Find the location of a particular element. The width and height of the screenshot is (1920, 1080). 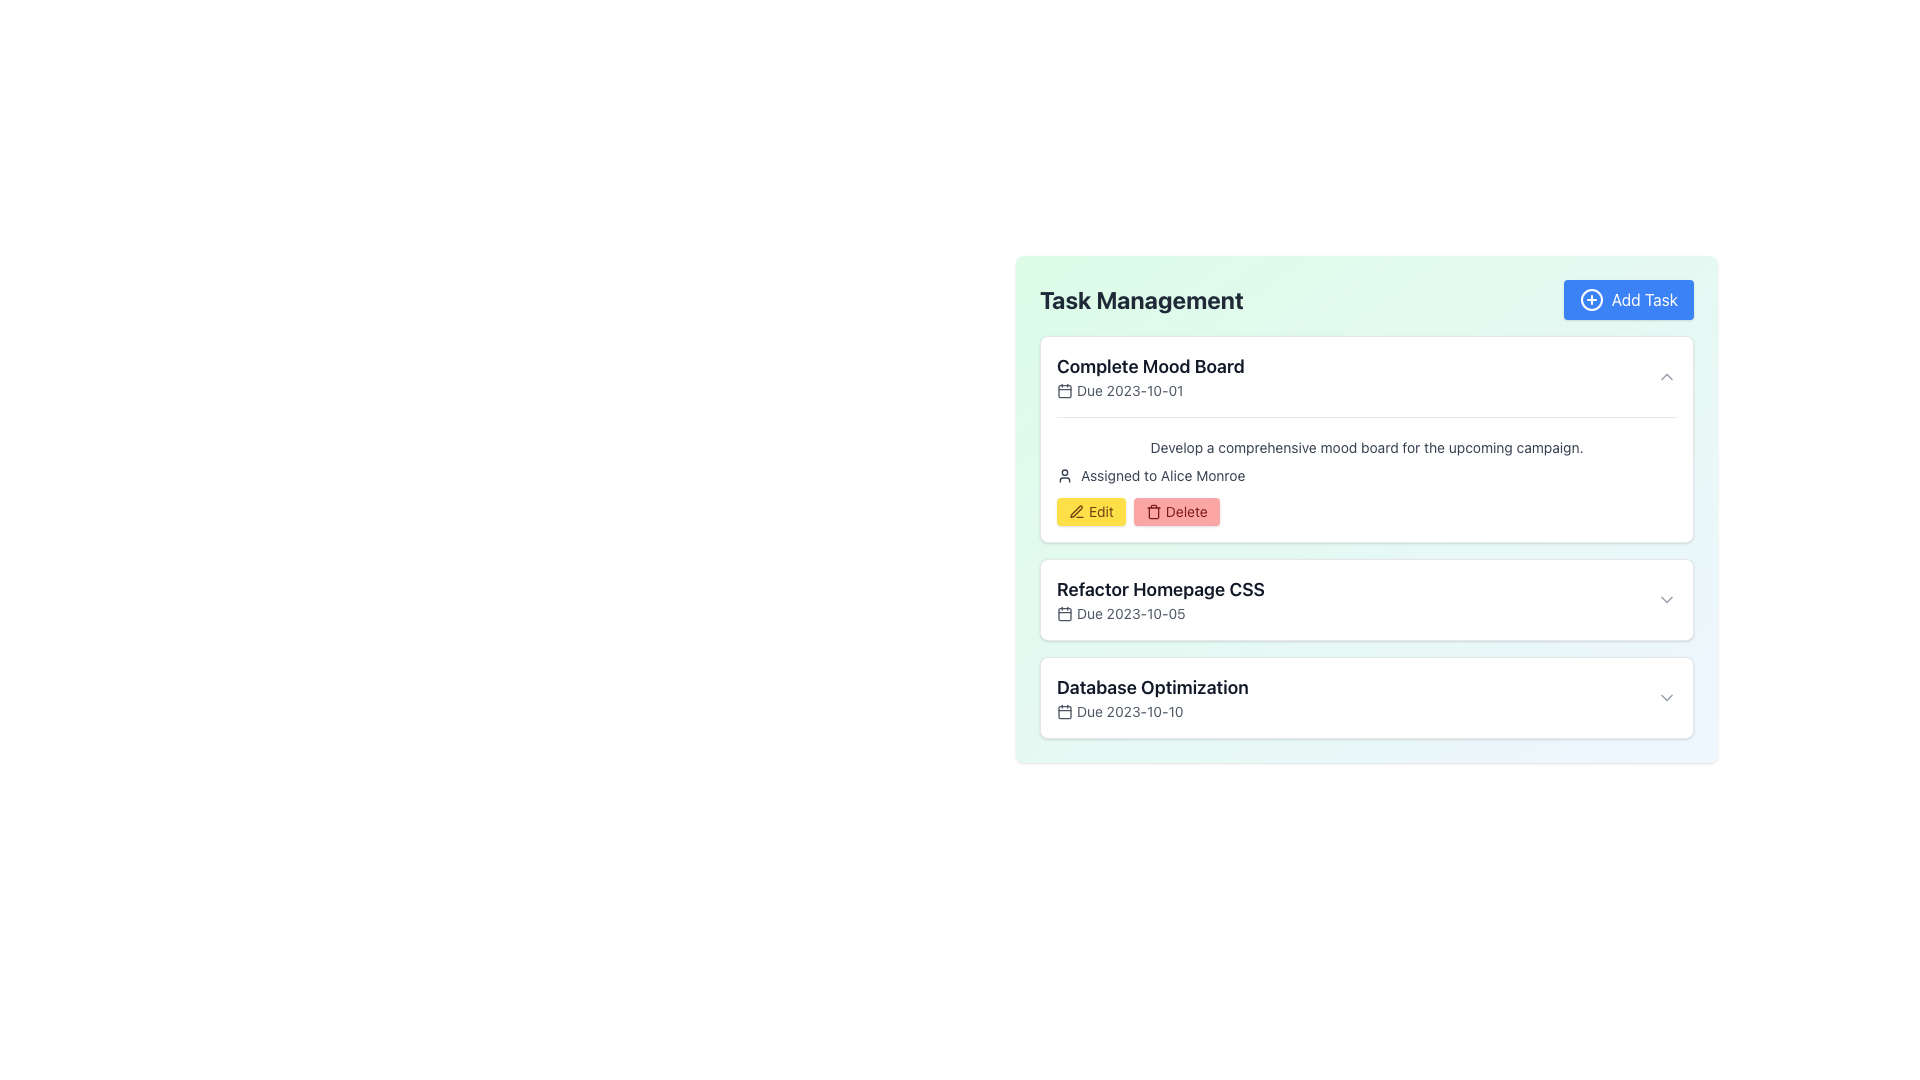

the label displaying the due date for the task located under the 'Complete Mood Board' header, which is the second line of content in the task description card is located at coordinates (1150, 390).